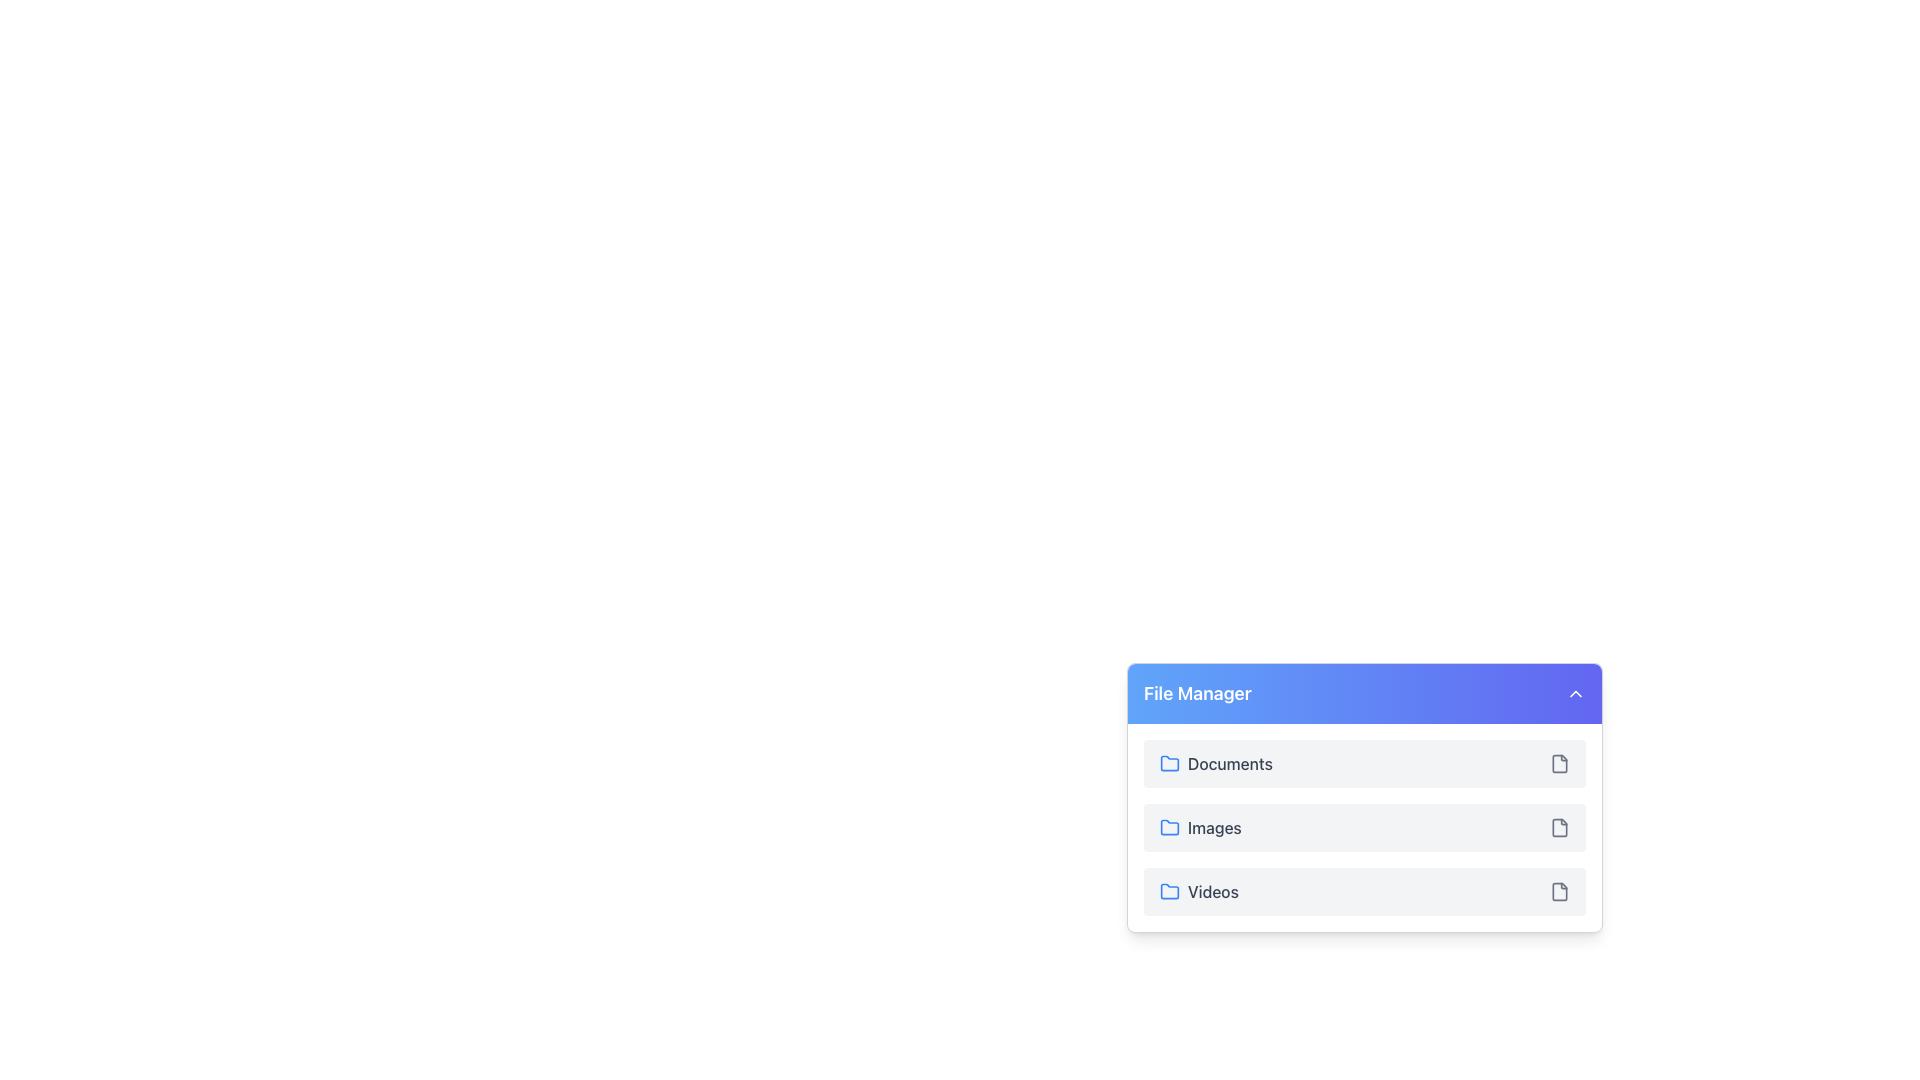  Describe the element at coordinates (1215, 763) in the screenshot. I see `the 'Documents' button, which features a blue-outlined folder icon and bold gray text, located at the top of the options under the 'File Manager' header` at that location.